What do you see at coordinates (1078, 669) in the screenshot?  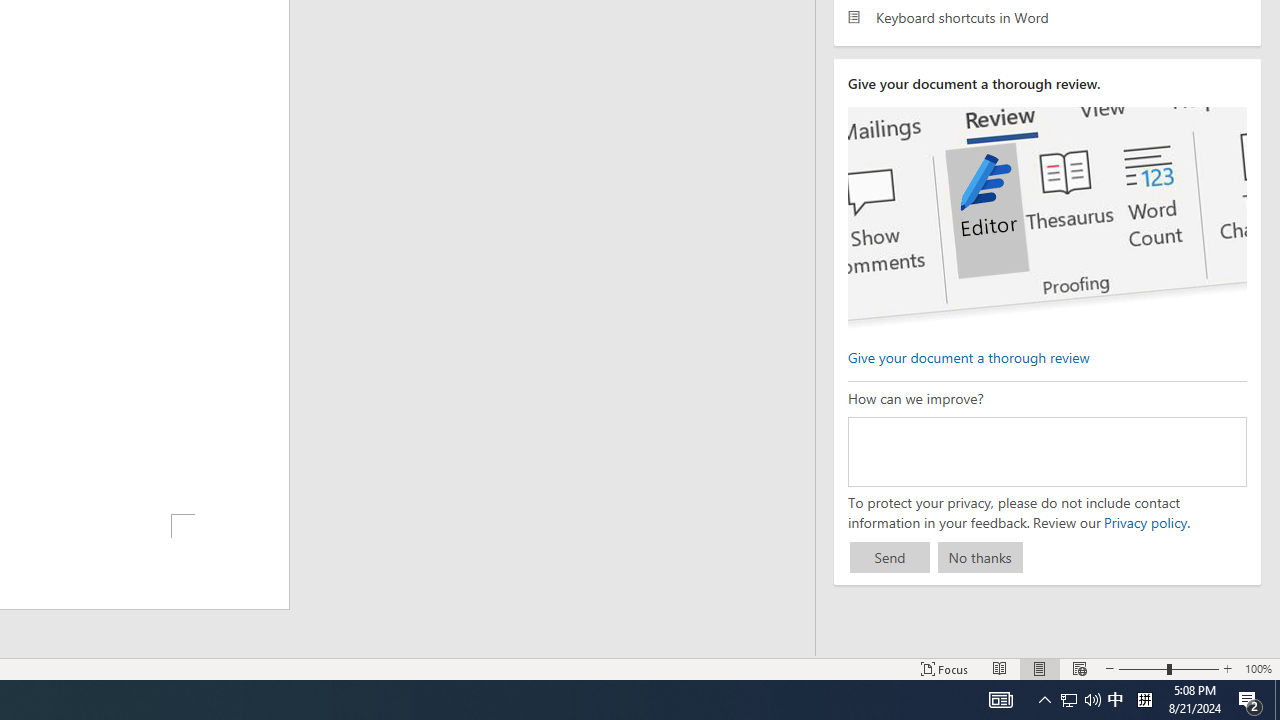 I see `'Web Layout'` at bounding box center [1078, 669].